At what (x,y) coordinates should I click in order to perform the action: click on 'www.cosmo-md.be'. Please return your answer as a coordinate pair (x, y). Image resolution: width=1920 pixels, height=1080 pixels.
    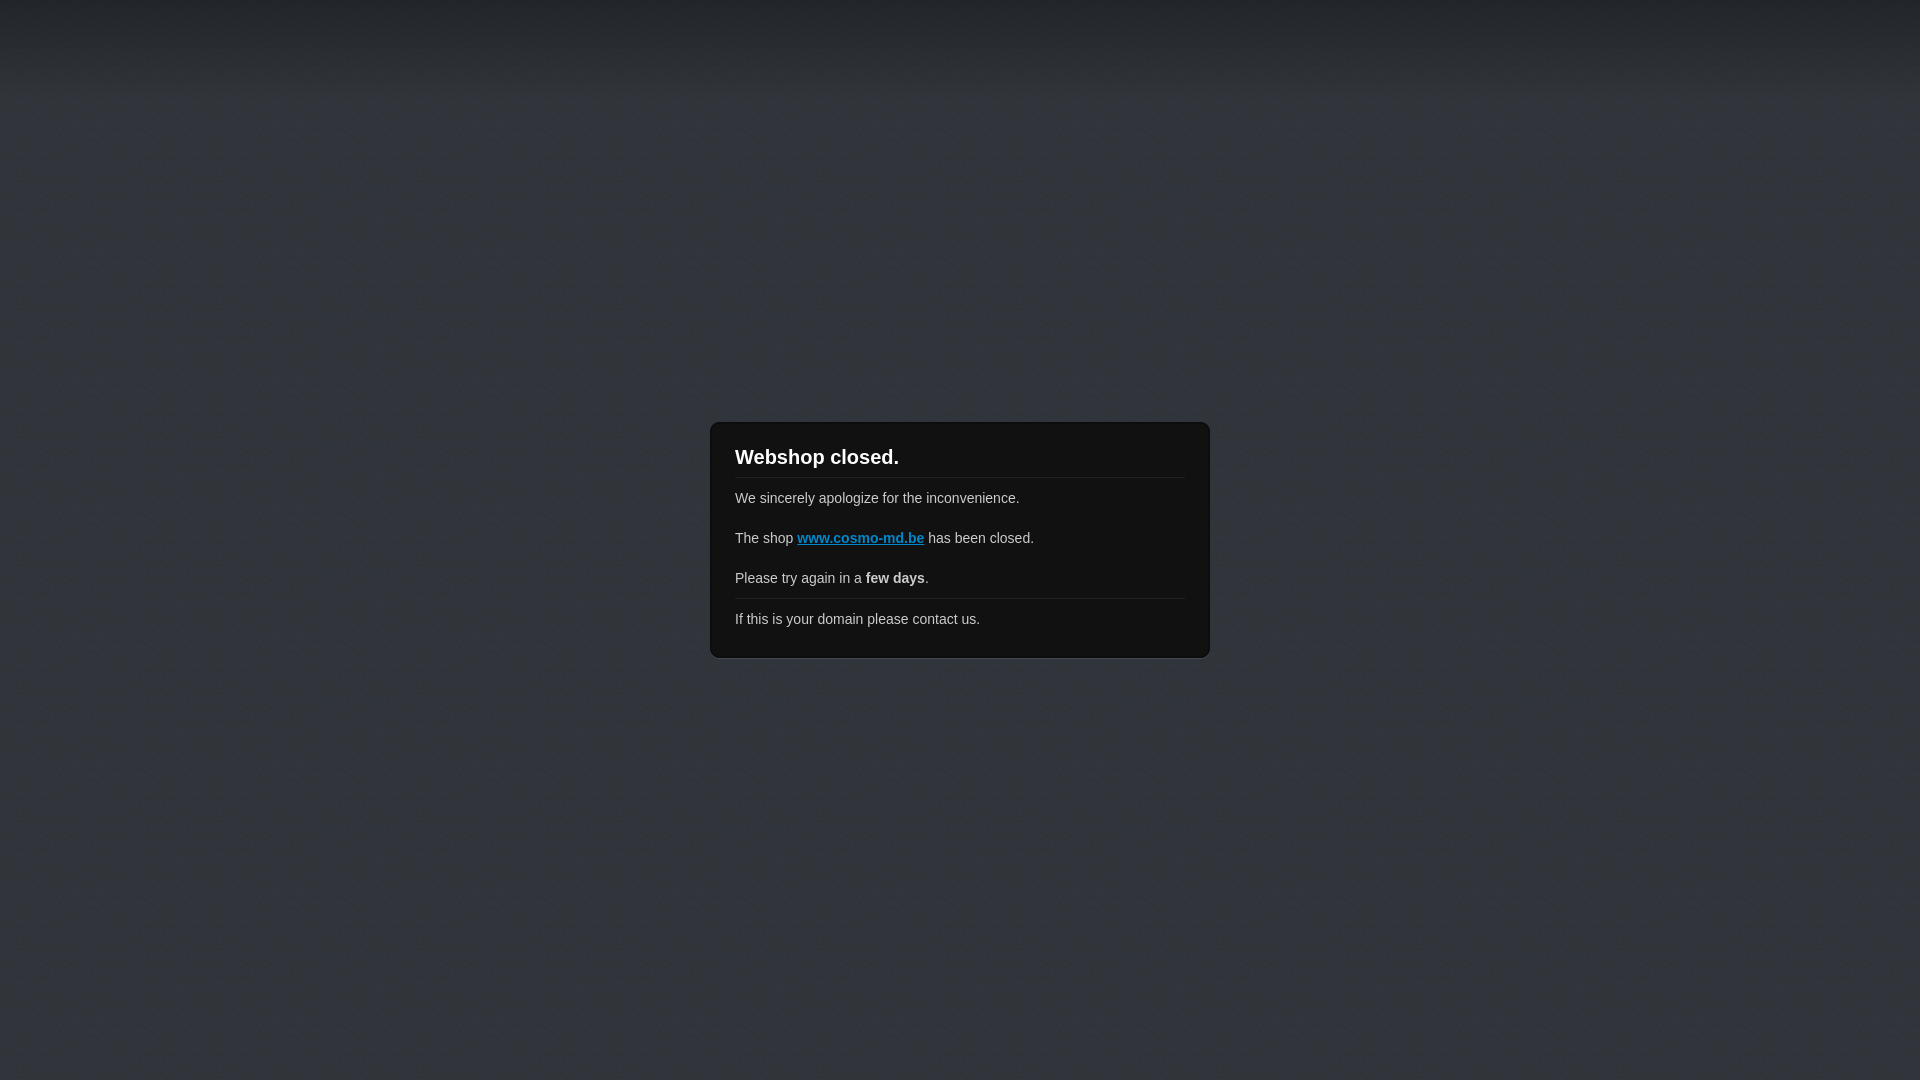
    Looking at the image, I should click on (795, 536).